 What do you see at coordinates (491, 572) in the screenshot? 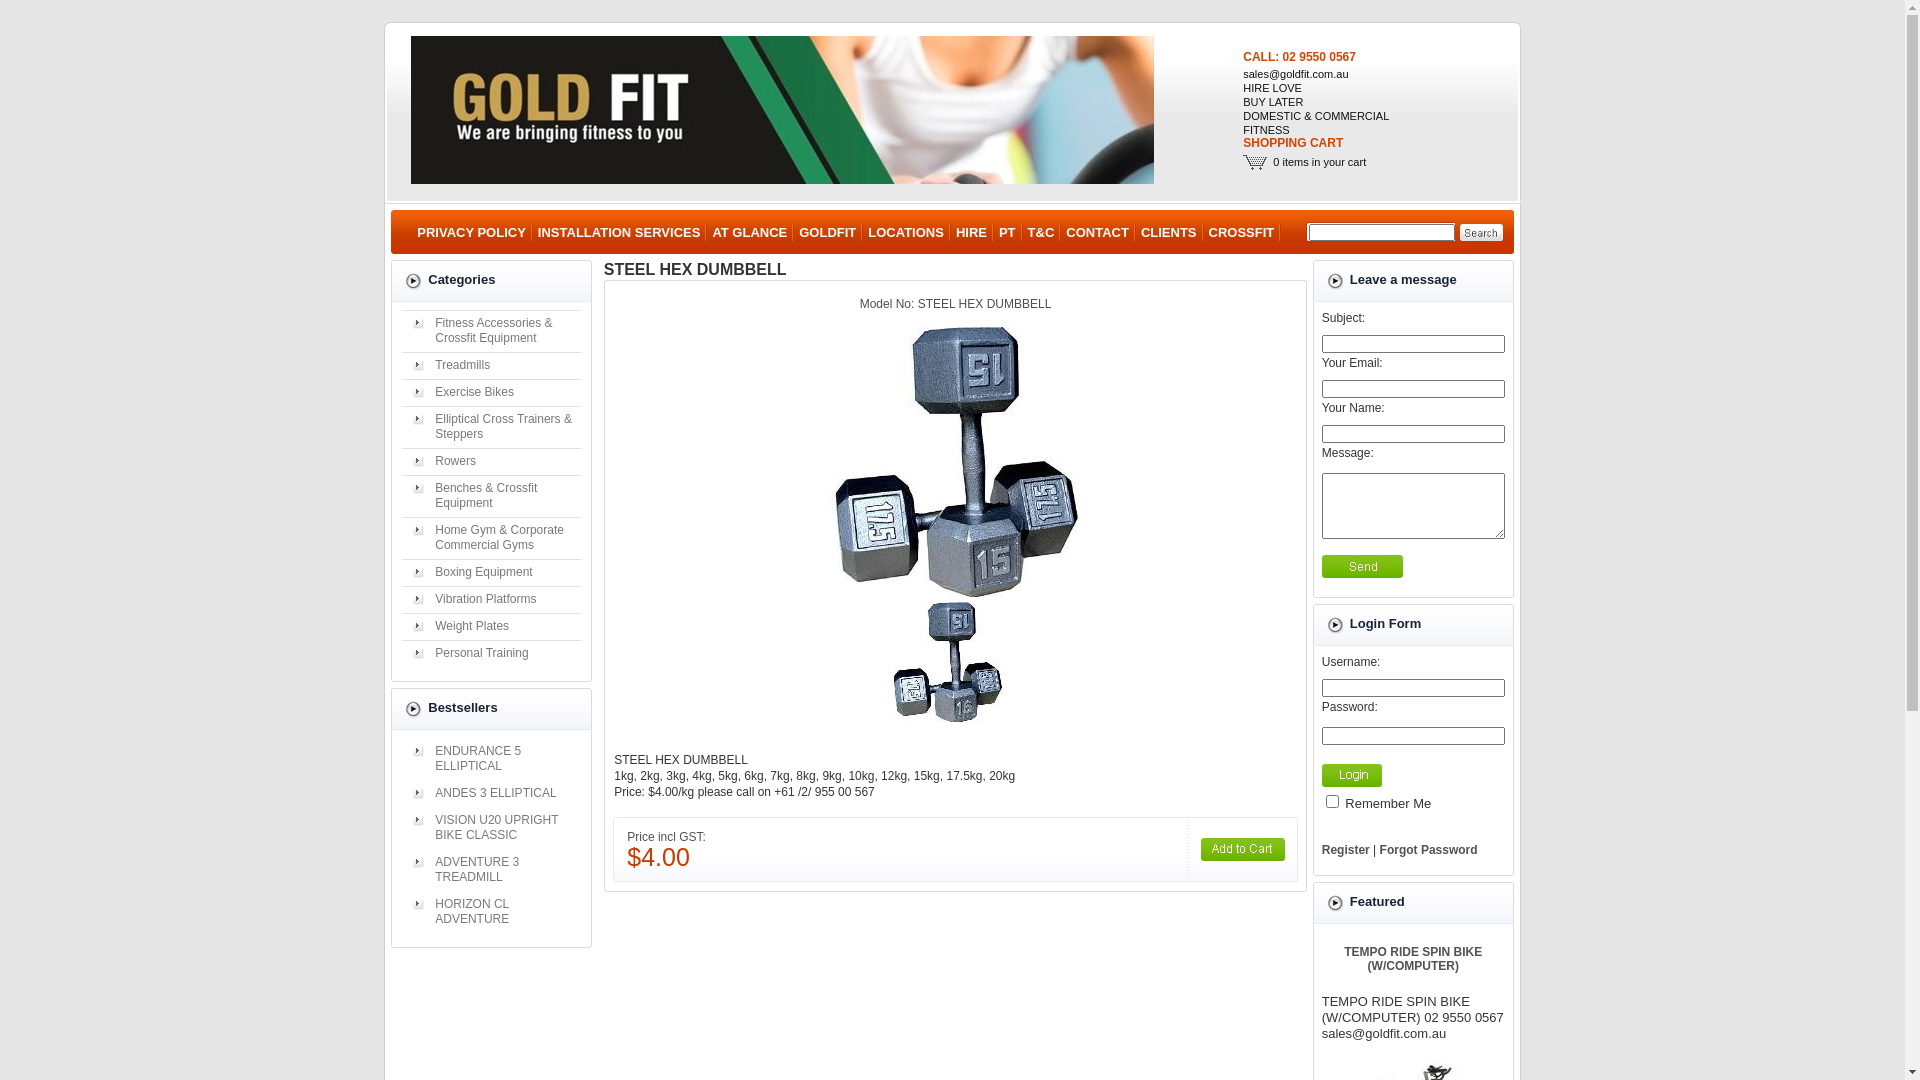
I see `'Boxing Equipment'` at bounding box center [491, 572].